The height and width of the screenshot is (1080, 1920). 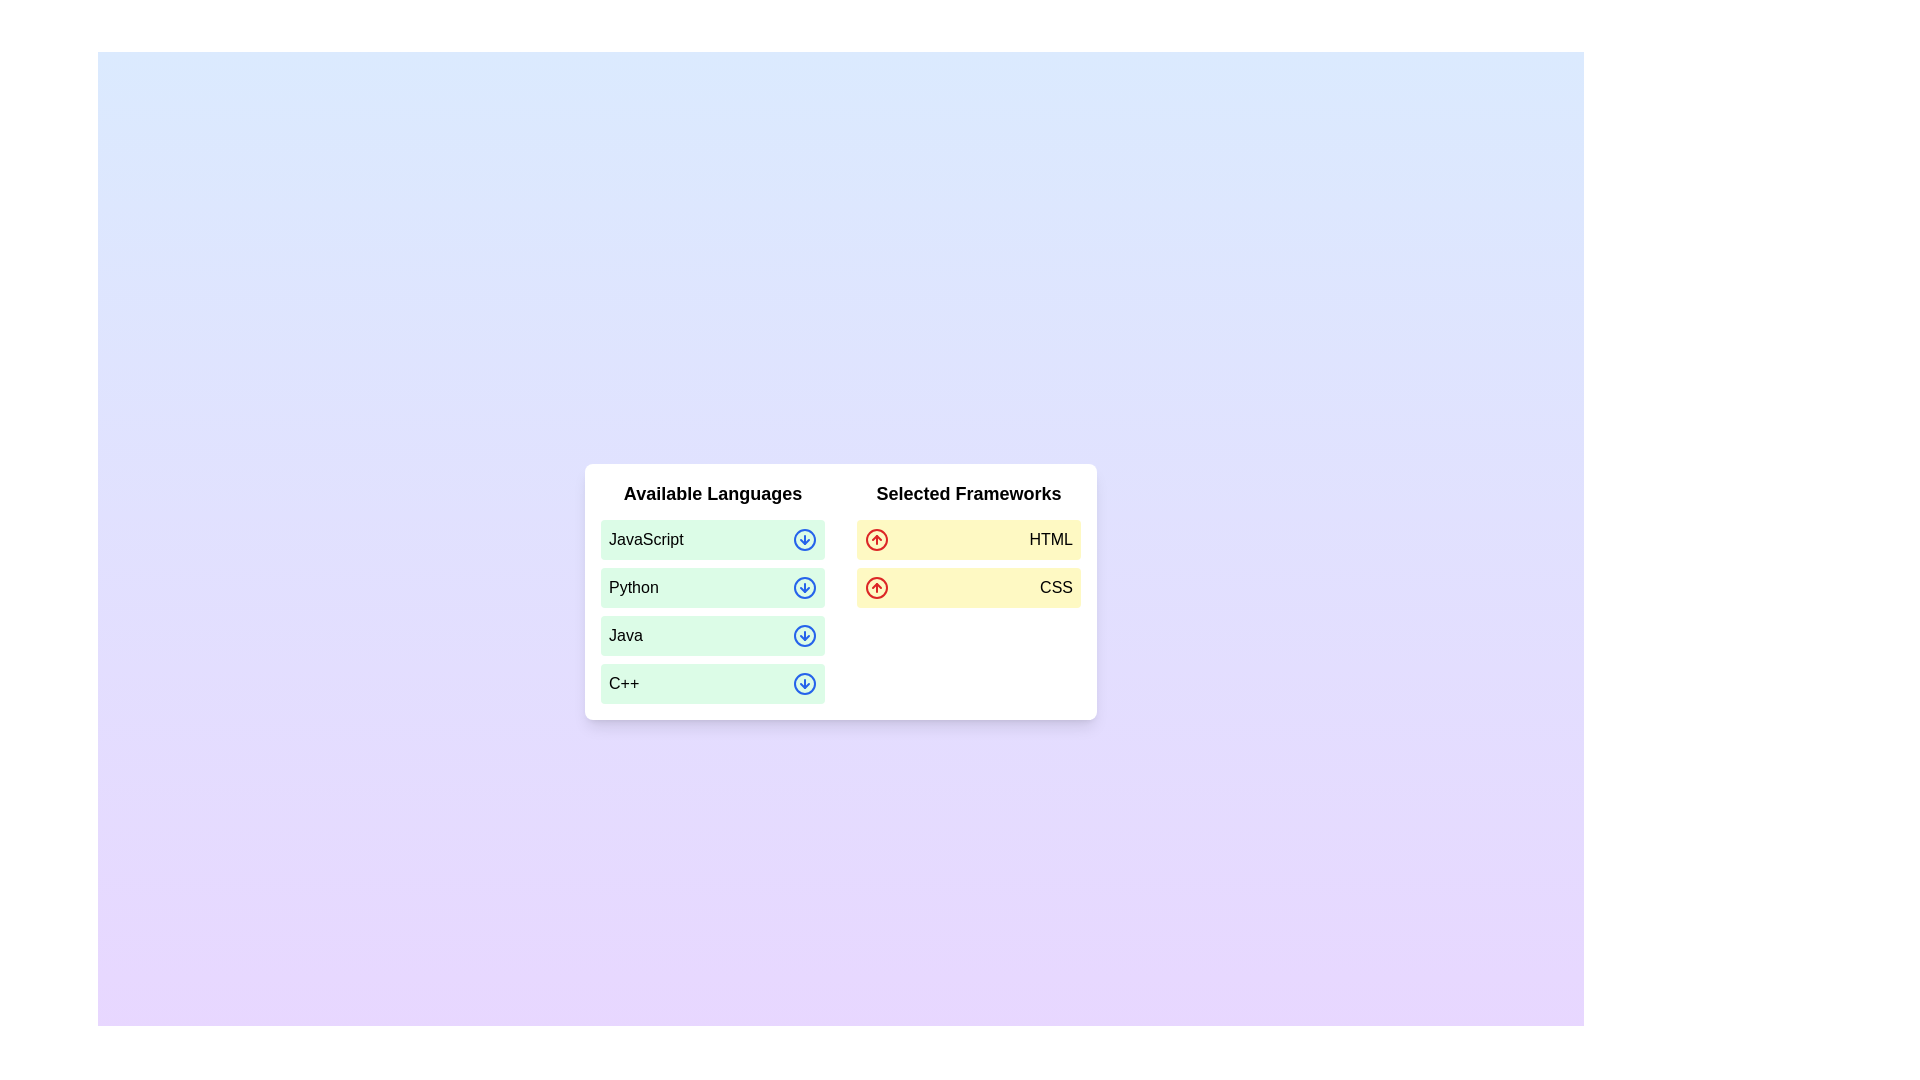 What do you see at coordinates (805, 586) in the screenshot?
I see `arrow-down icon next to the language Python in the 'Available Languages' list to move it to the 'Selected Frameworks' list` at bounding box center [805, 586].